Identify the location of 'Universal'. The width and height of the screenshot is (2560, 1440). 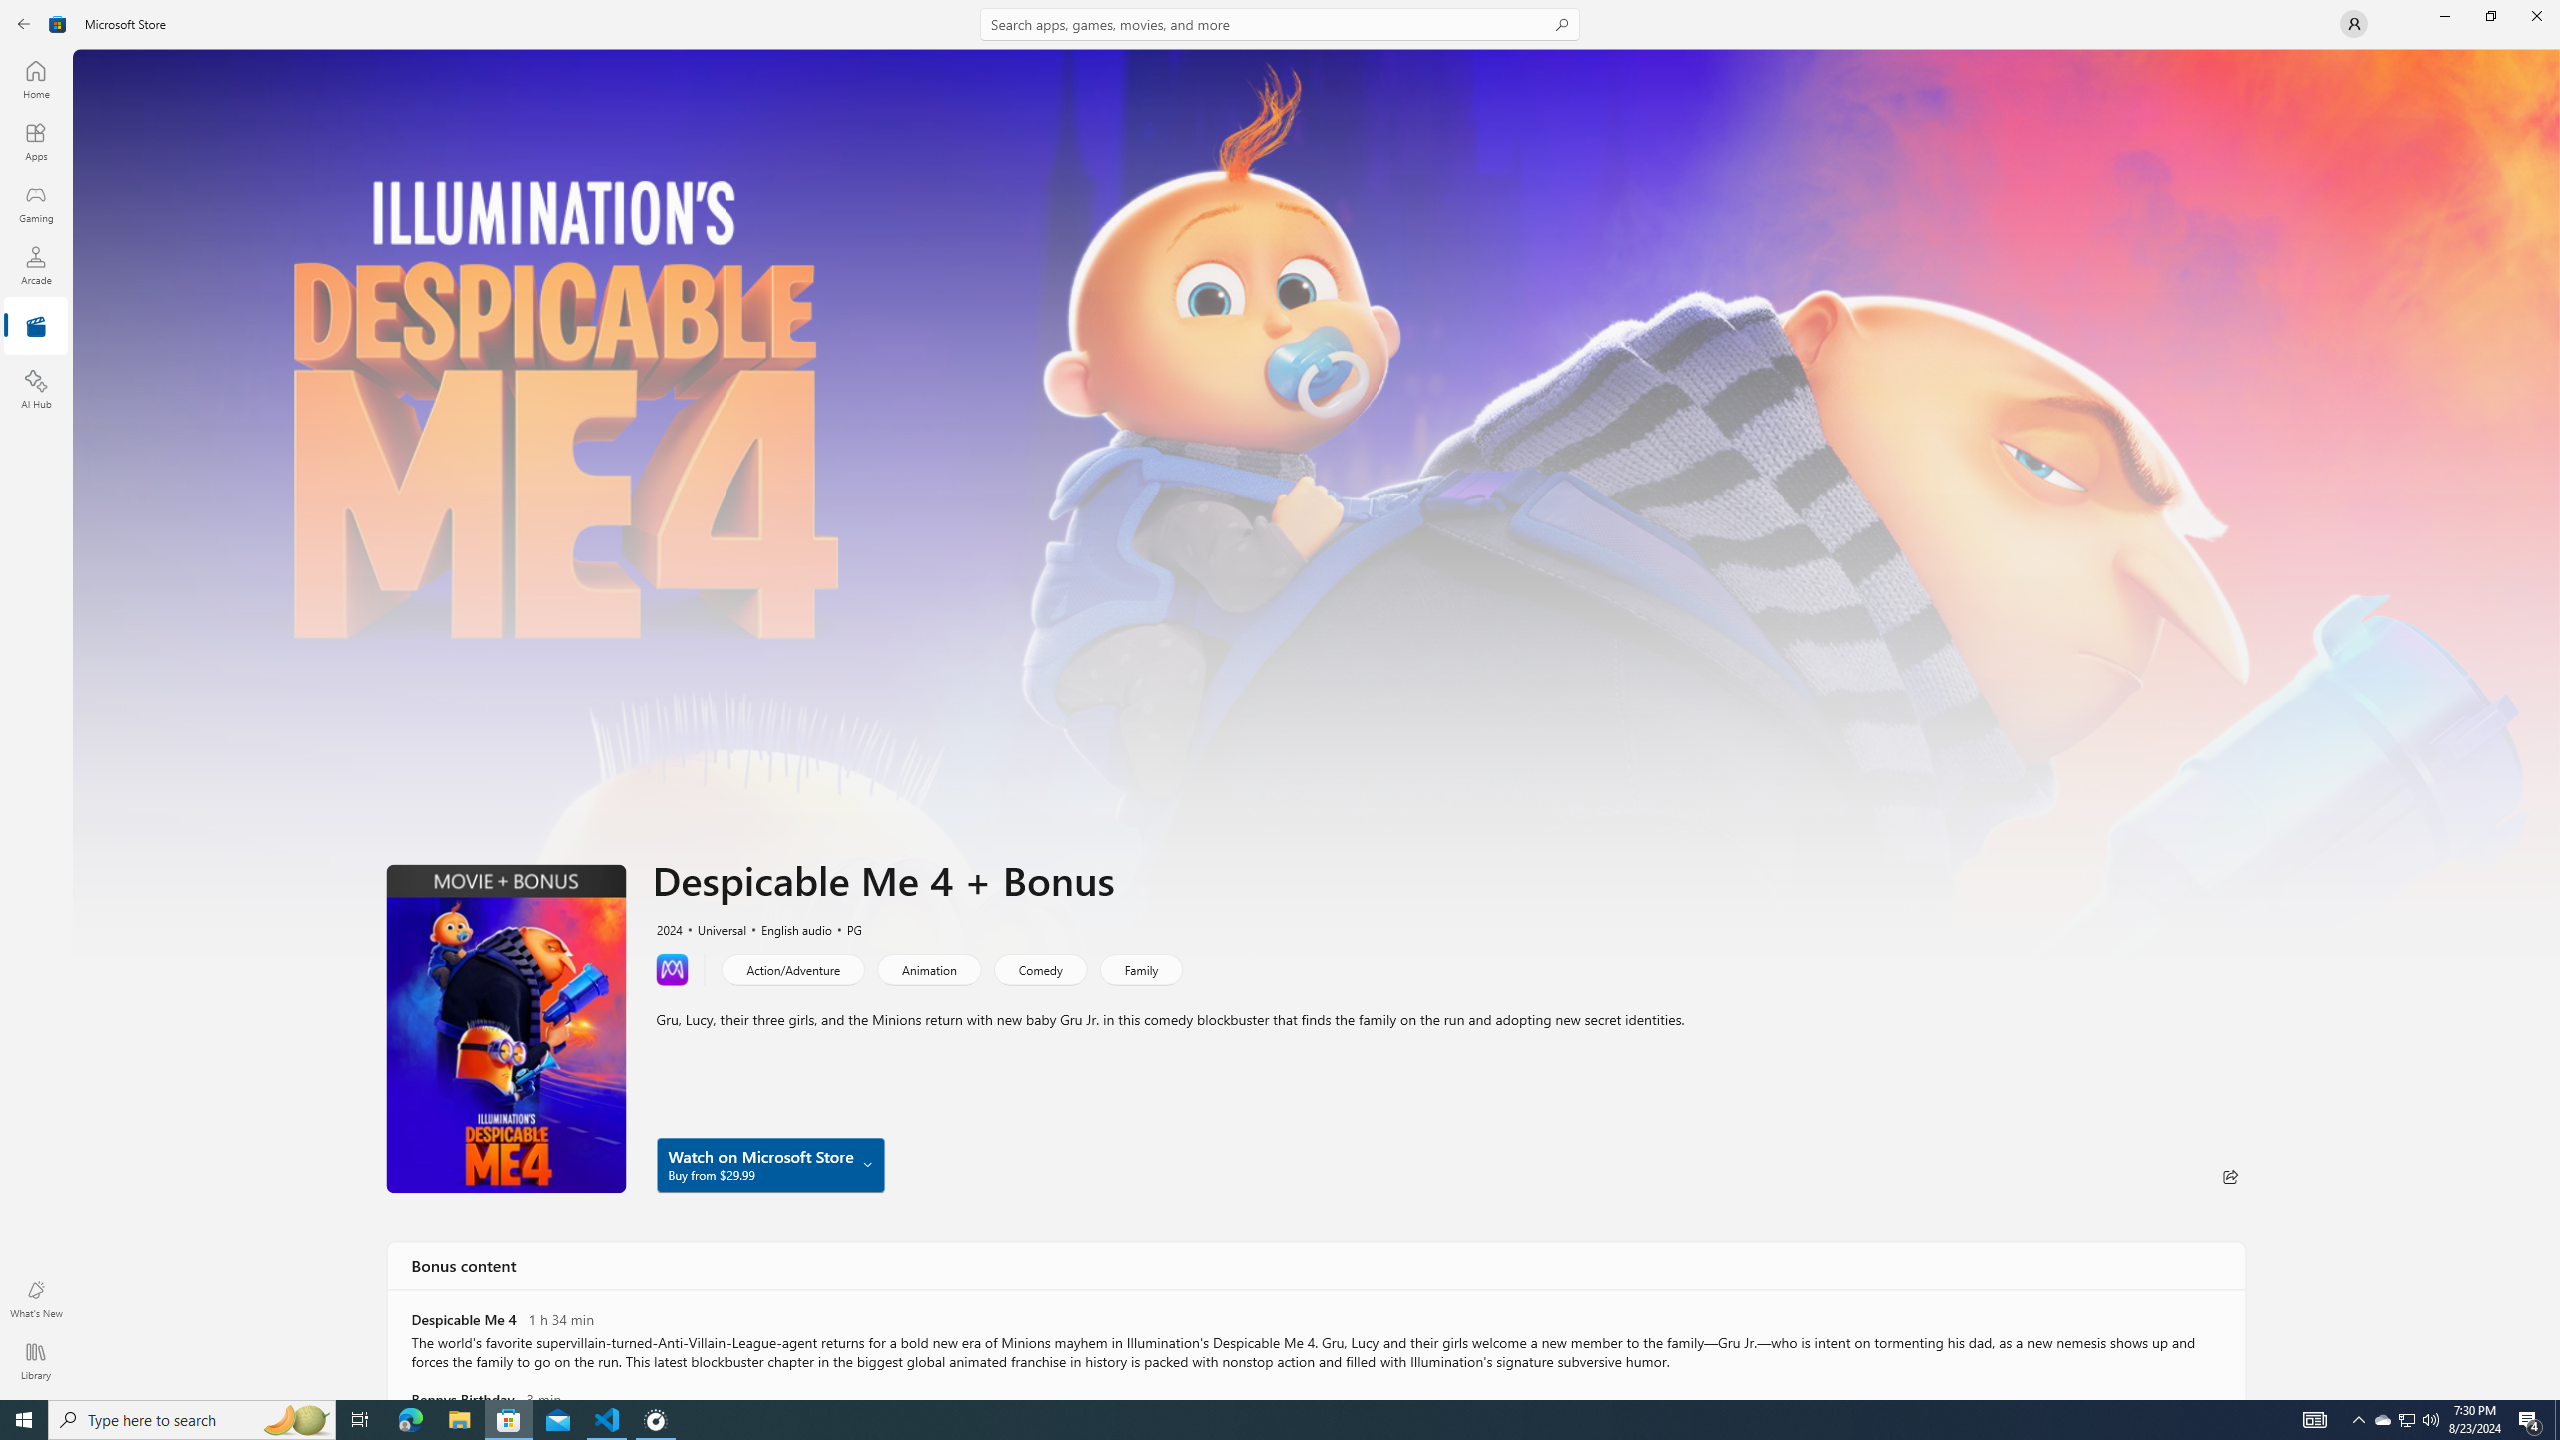
(712, 927).